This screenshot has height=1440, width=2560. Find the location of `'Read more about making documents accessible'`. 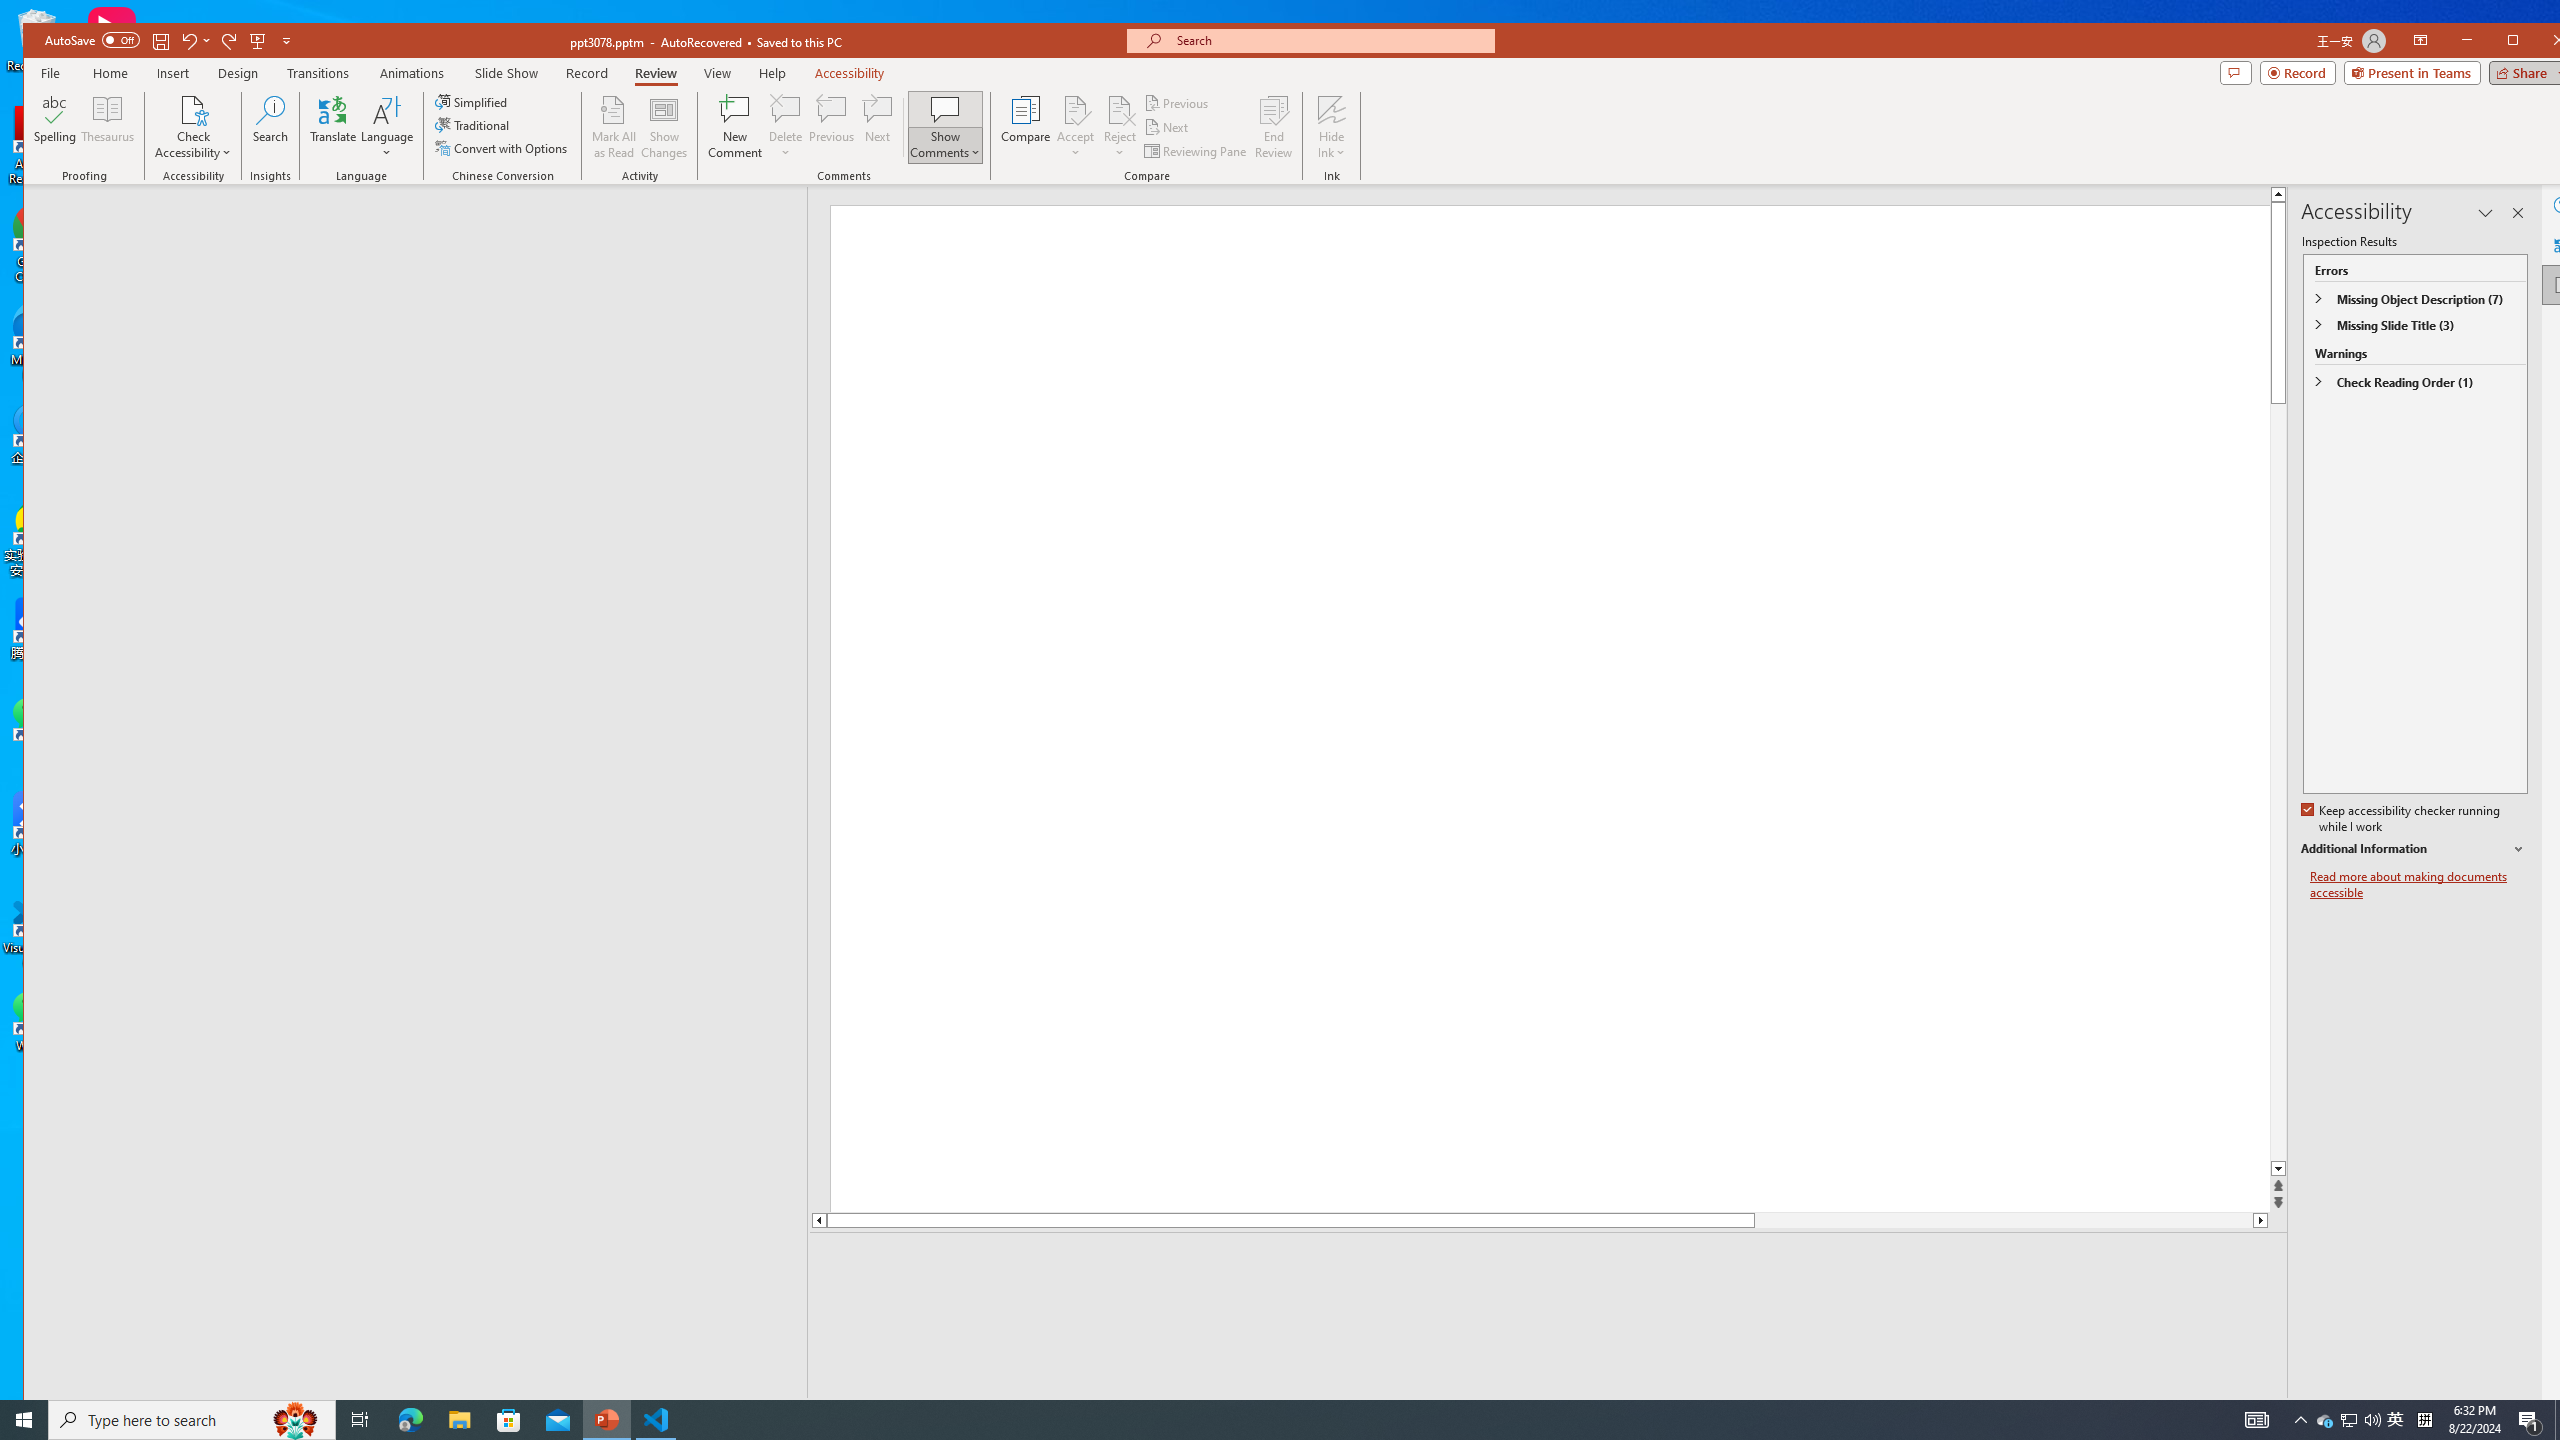

'Read more about making documents accessible' is located at coordinates (2418, 884).